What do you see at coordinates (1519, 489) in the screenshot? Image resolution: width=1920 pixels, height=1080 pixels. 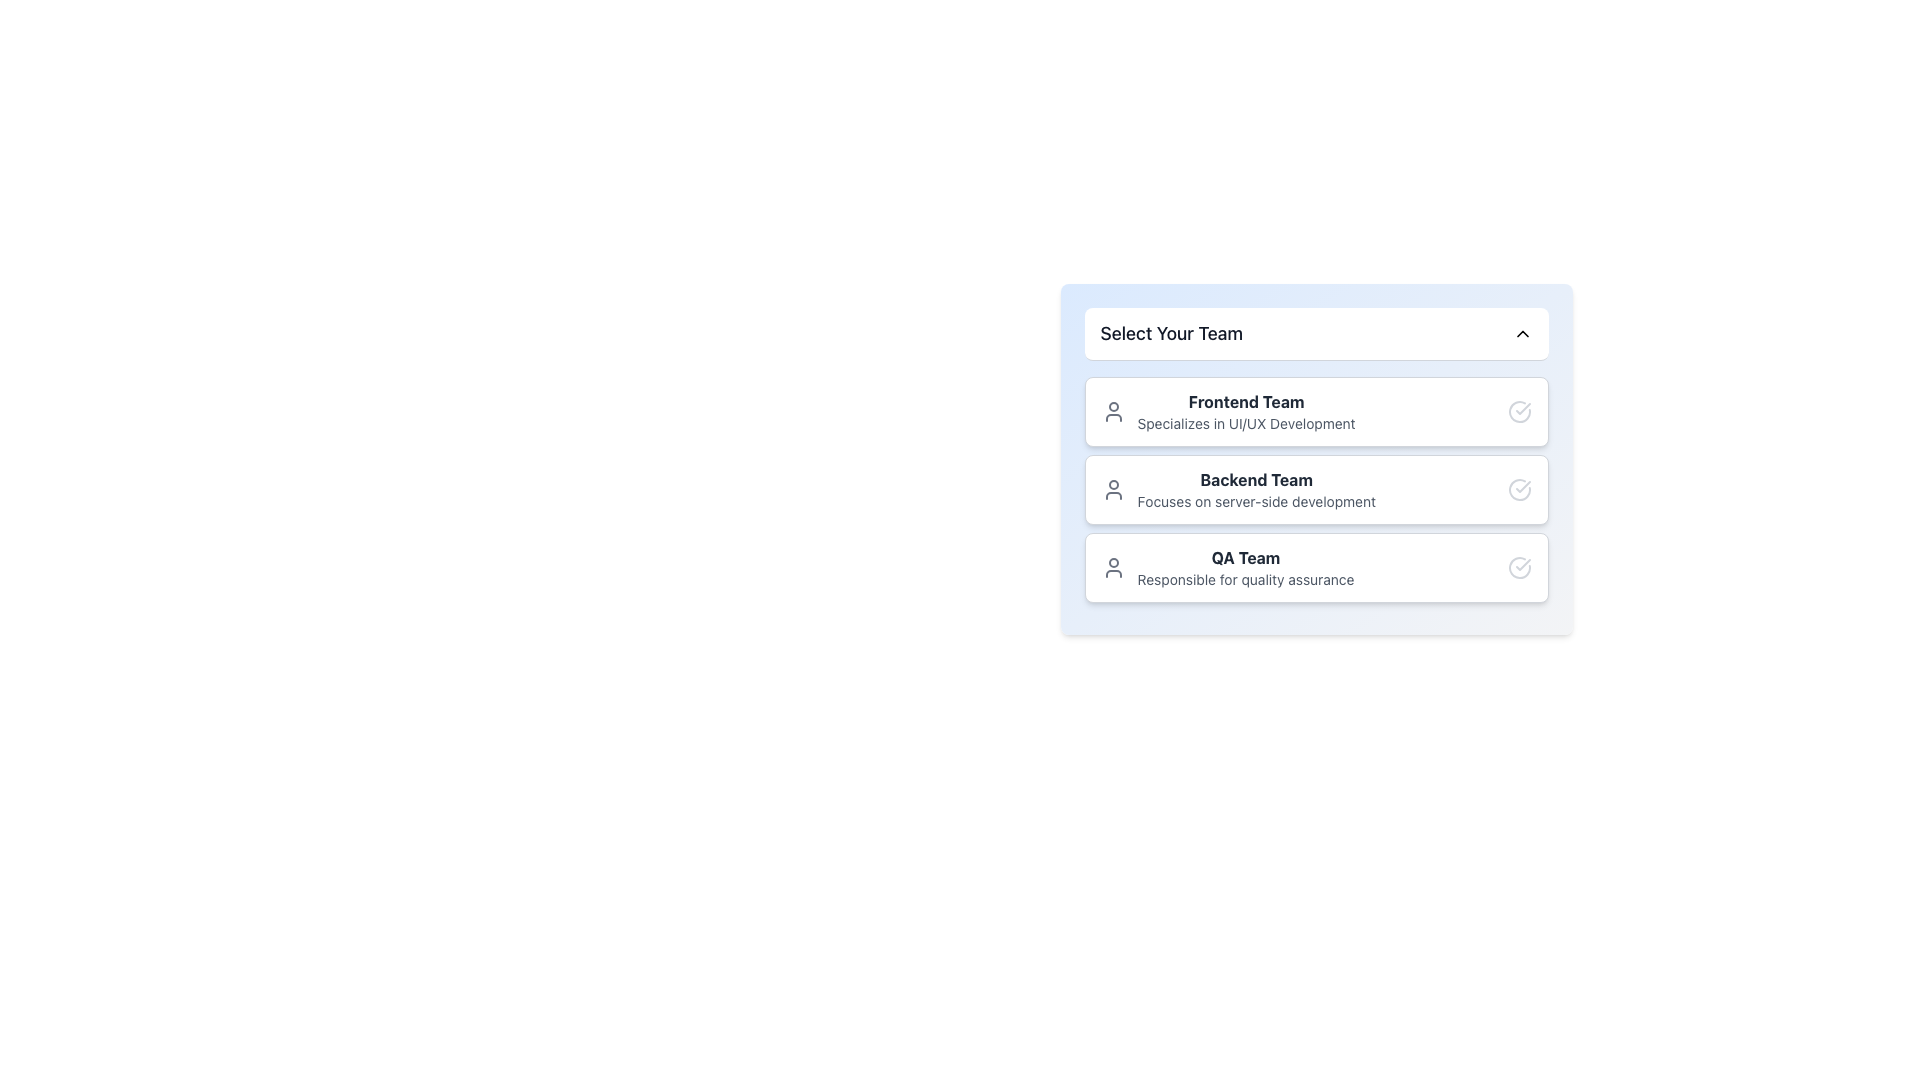 I see `the SVG icon associated with the 'Backend Team' entry` at bounding box center [1519, 489].